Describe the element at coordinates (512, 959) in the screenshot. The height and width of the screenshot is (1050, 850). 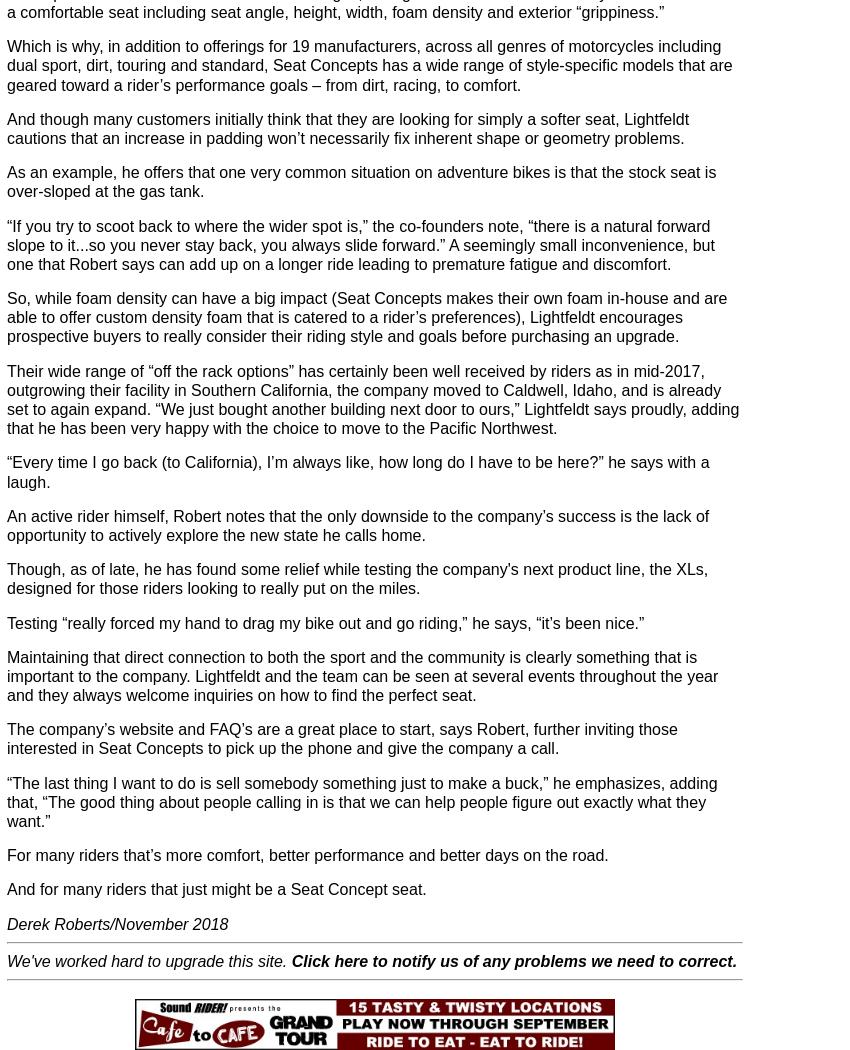
I see `'Click here to notify us of any problems we need to correct.'` at that location.